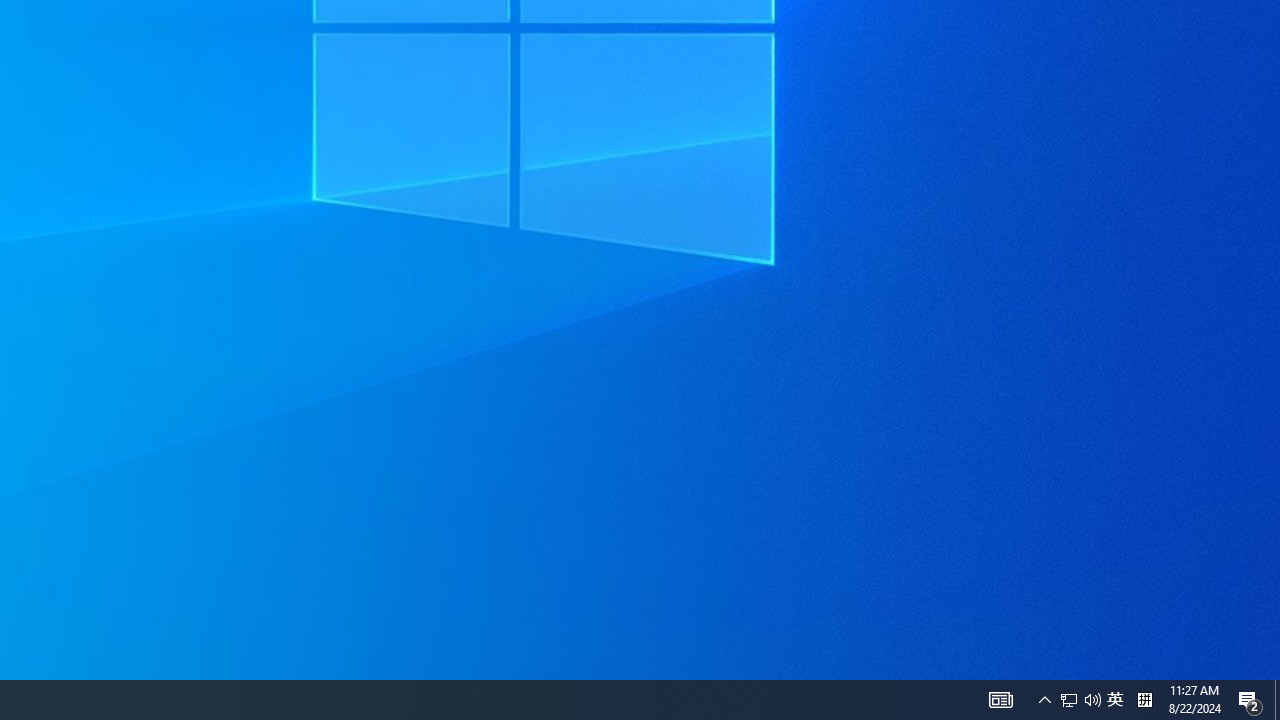 This screenshot has width=1280, height=720. What do you see at coordinates (1000, 698) in the screenshot?
I see `'AutomationID: 4105'` at bounding box center [1000, 698].